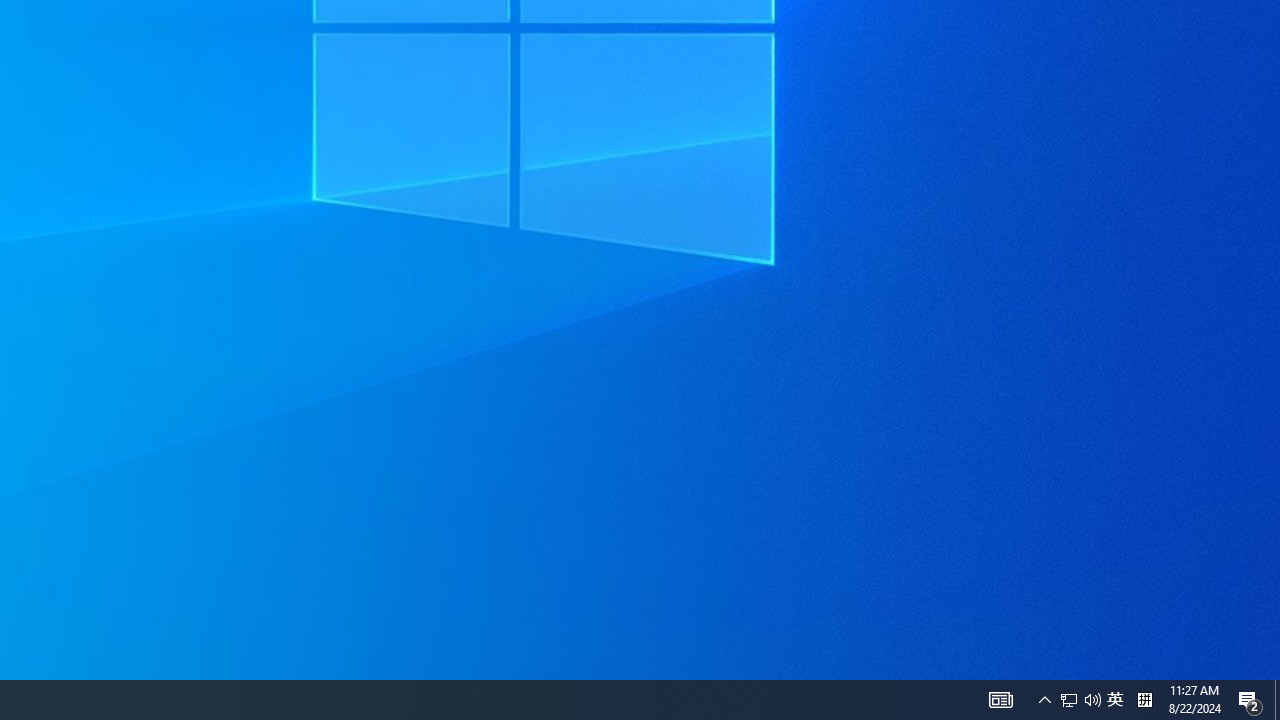 This screenshot has width=1280, height=720. What do you see at coordinates (1000, 698) in the screenshot?
I see `'AutomationID: 4105'` at bounding box center [1000, 698].